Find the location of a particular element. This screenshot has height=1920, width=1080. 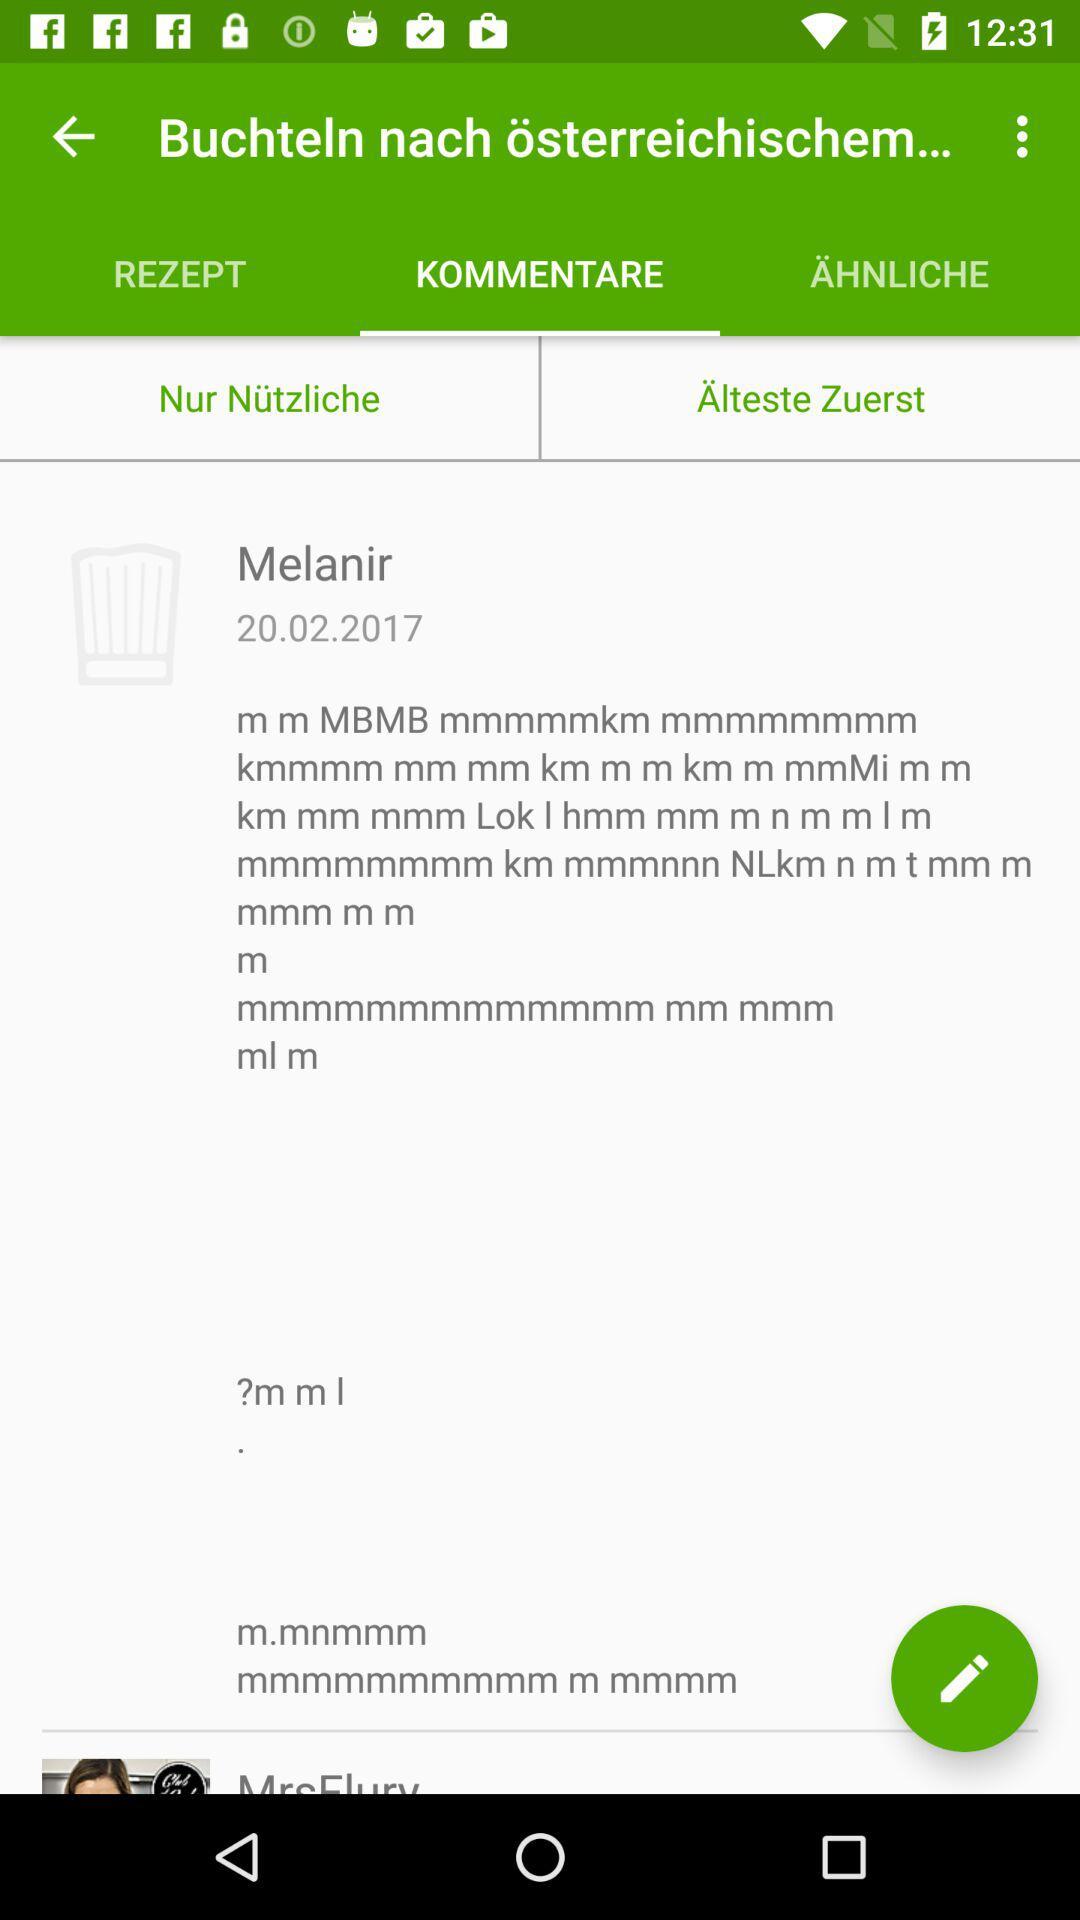

the m m mbmb is located at coordinates (637, 1198).